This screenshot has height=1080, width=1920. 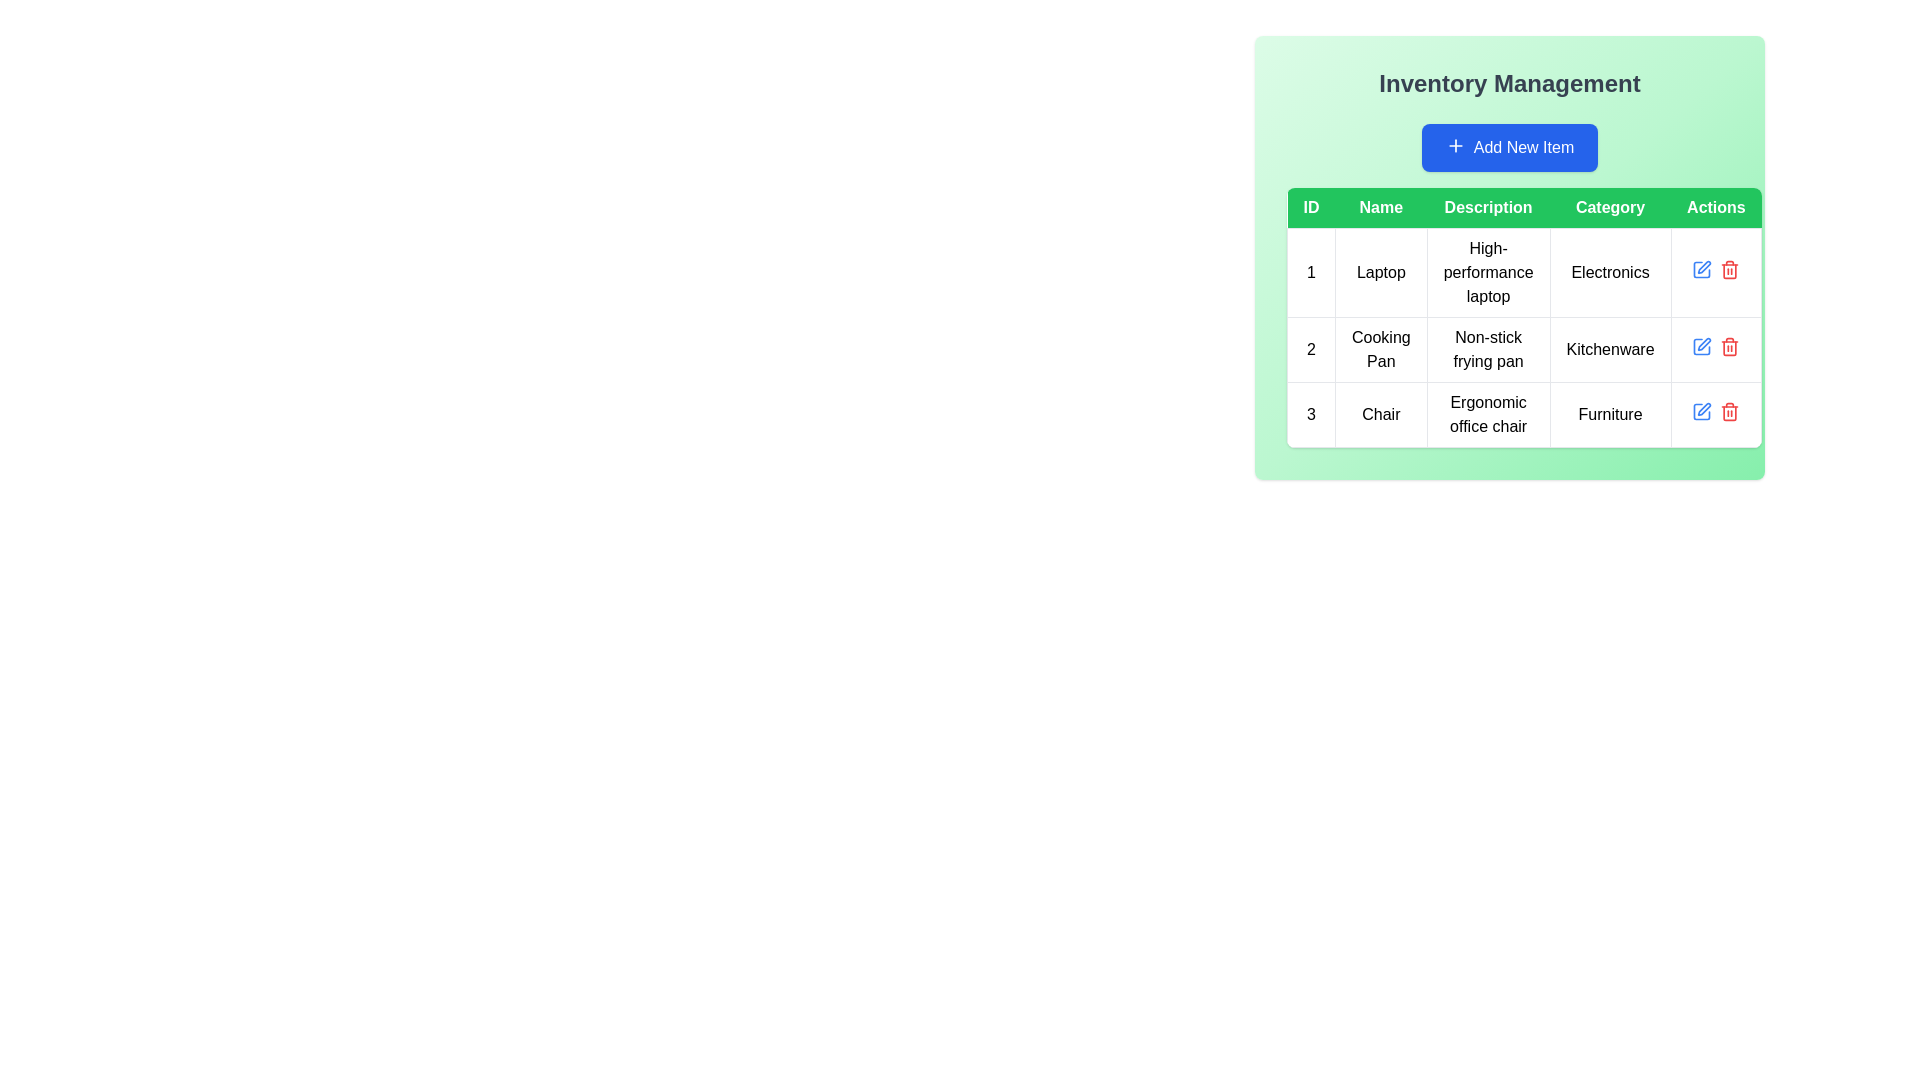 What do you see at coordinates (1311, 414) in the screenshot?
I see `the label that represents the identifier for the corresponding row in the table, positioned towards the middle-left of the table body` at bounding box center [1311, 414].